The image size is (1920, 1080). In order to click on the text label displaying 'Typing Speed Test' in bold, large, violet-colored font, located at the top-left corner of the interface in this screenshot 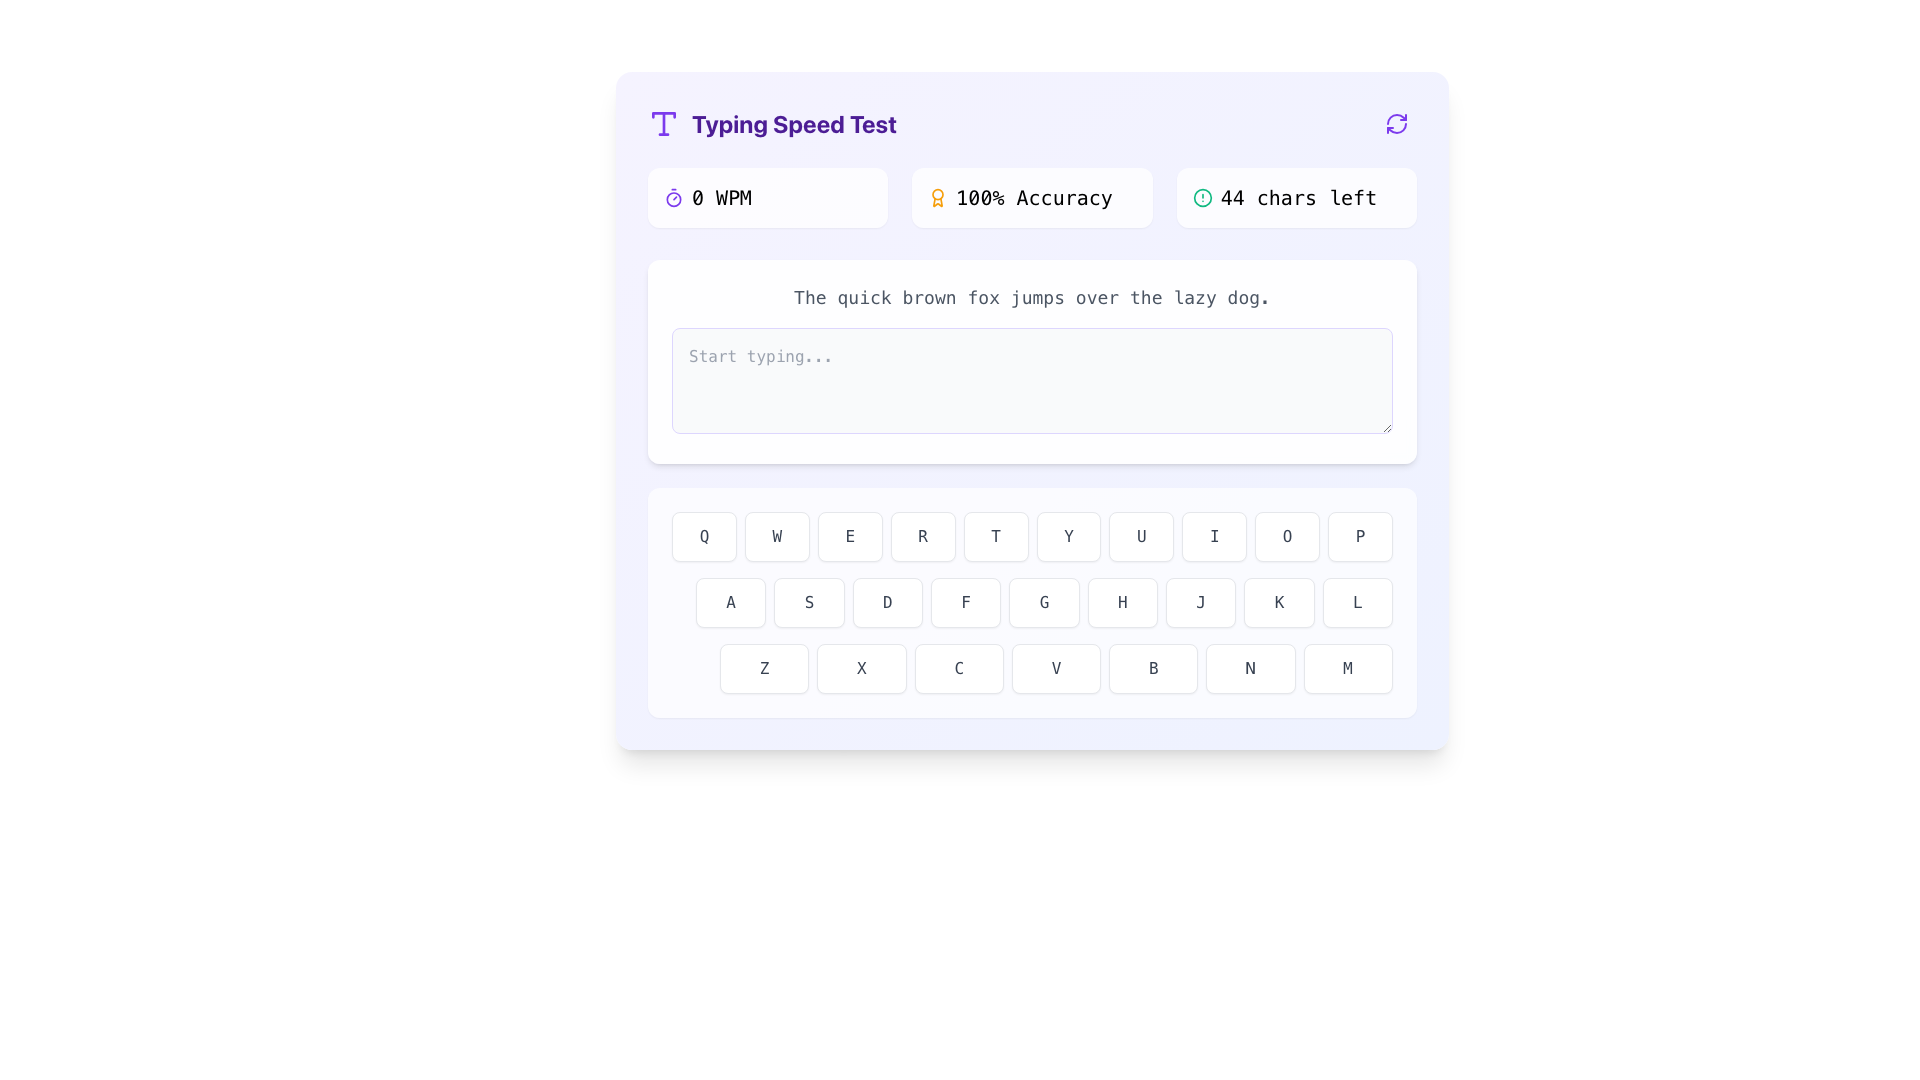, I will do `click(793, 123)`.